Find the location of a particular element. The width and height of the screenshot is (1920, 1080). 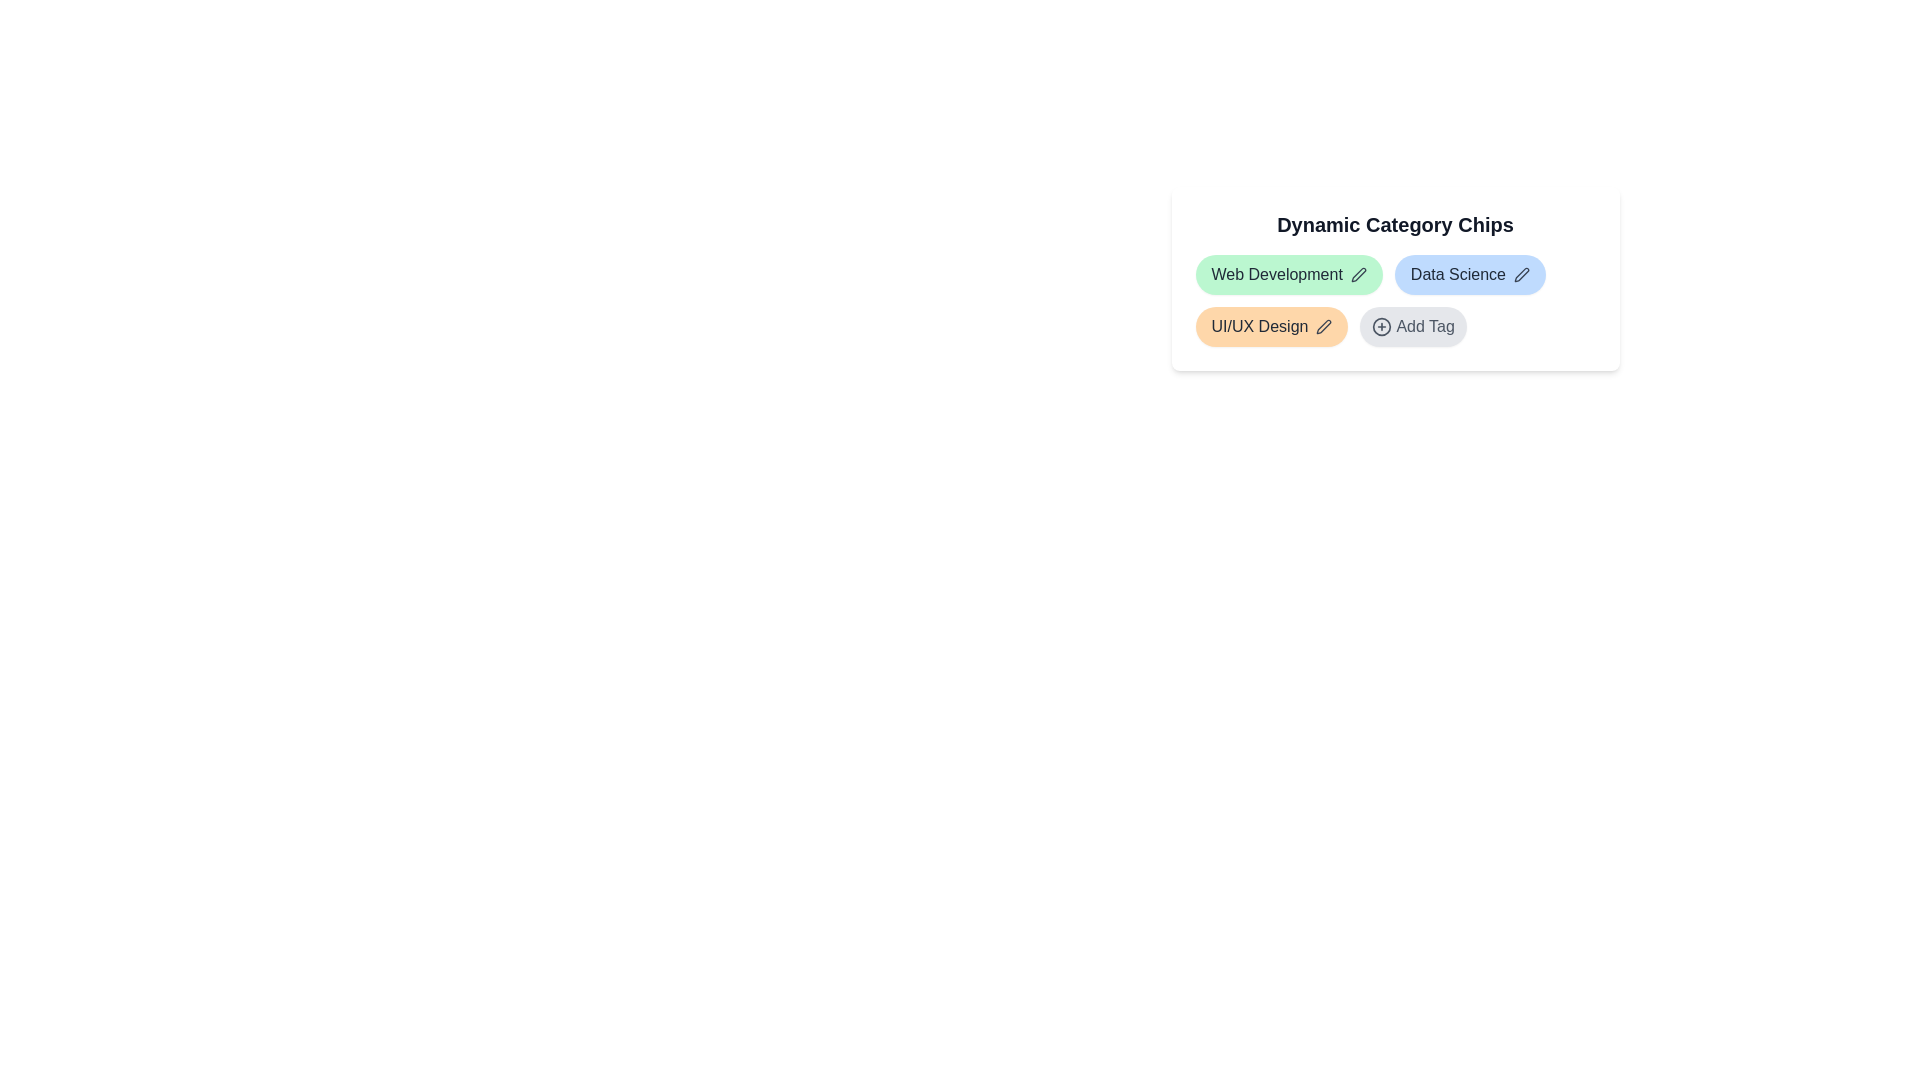

the tag chip labeled Data Science to select or interact with it is located at coordinates (1470, 274).